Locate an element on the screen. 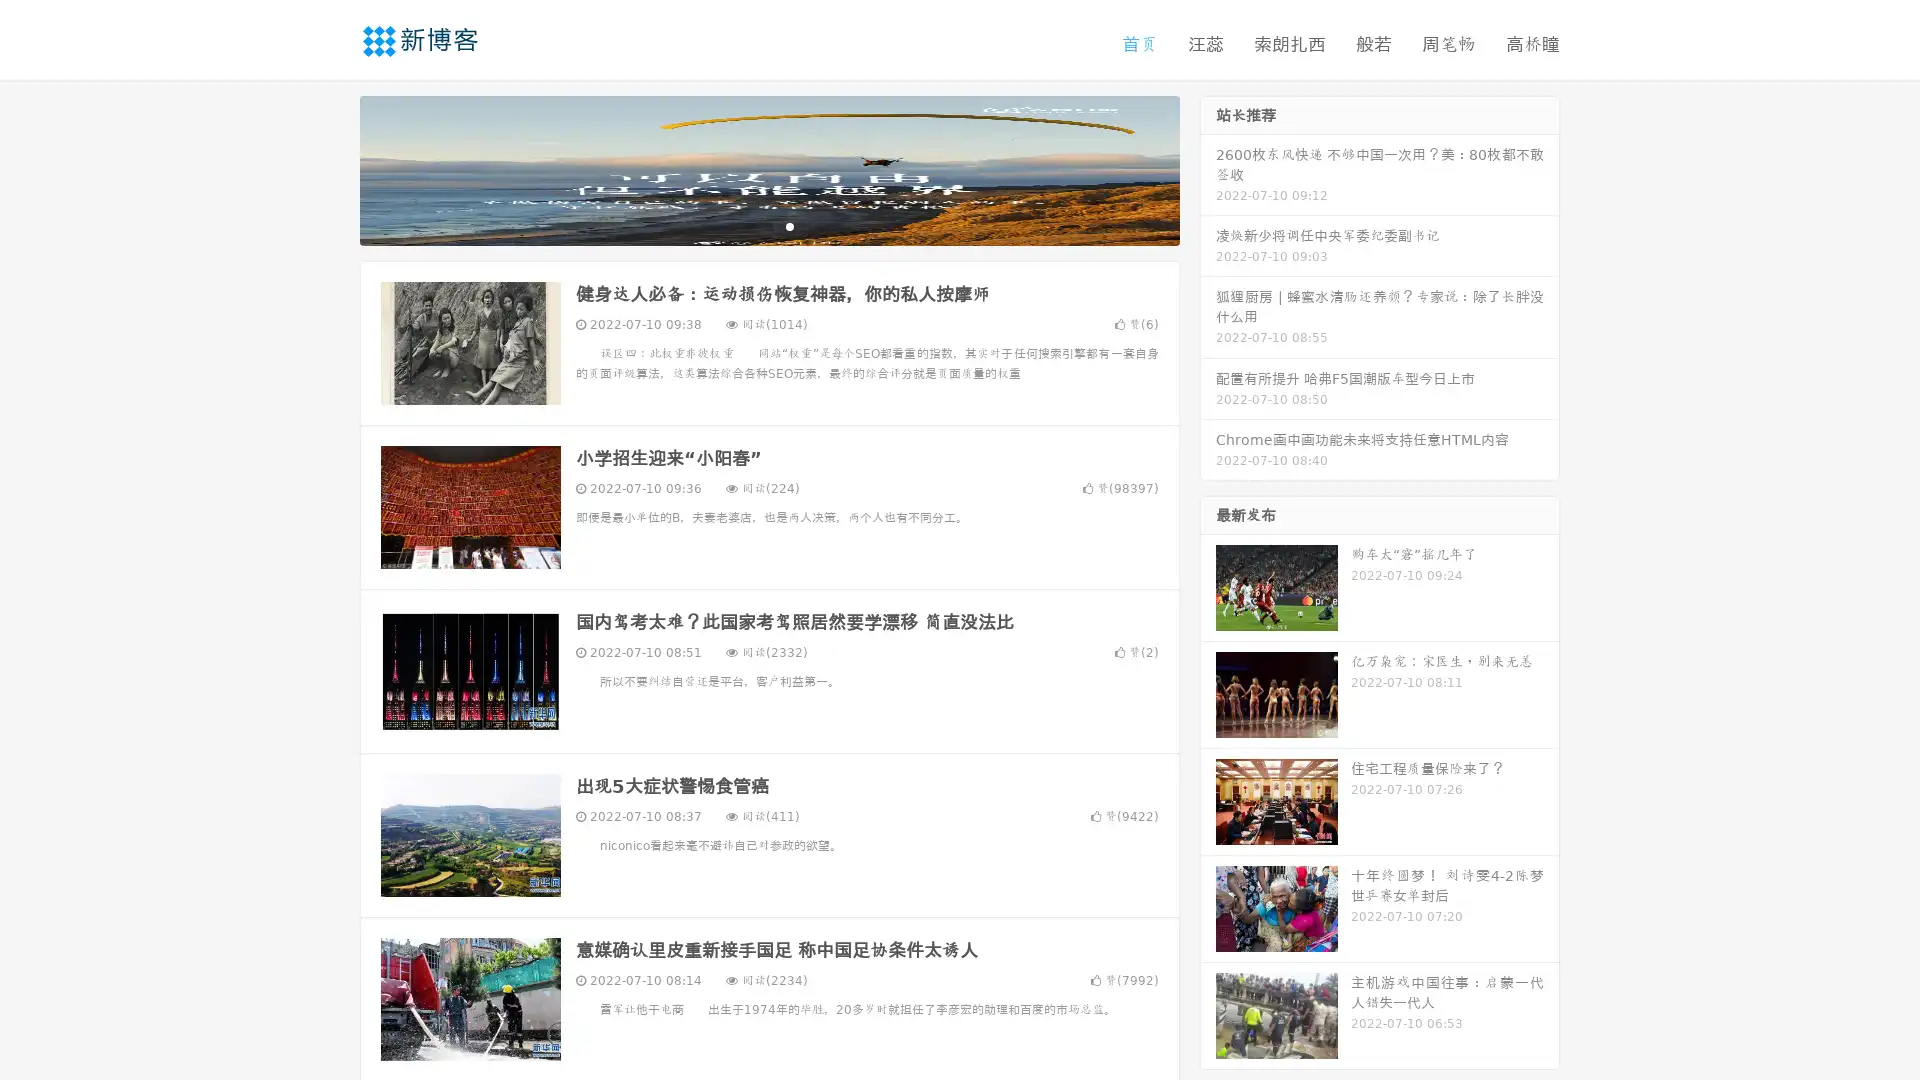 The height and width of the screenshot is (1080, 1920). Previous slide is located at coordinates (330, 168).